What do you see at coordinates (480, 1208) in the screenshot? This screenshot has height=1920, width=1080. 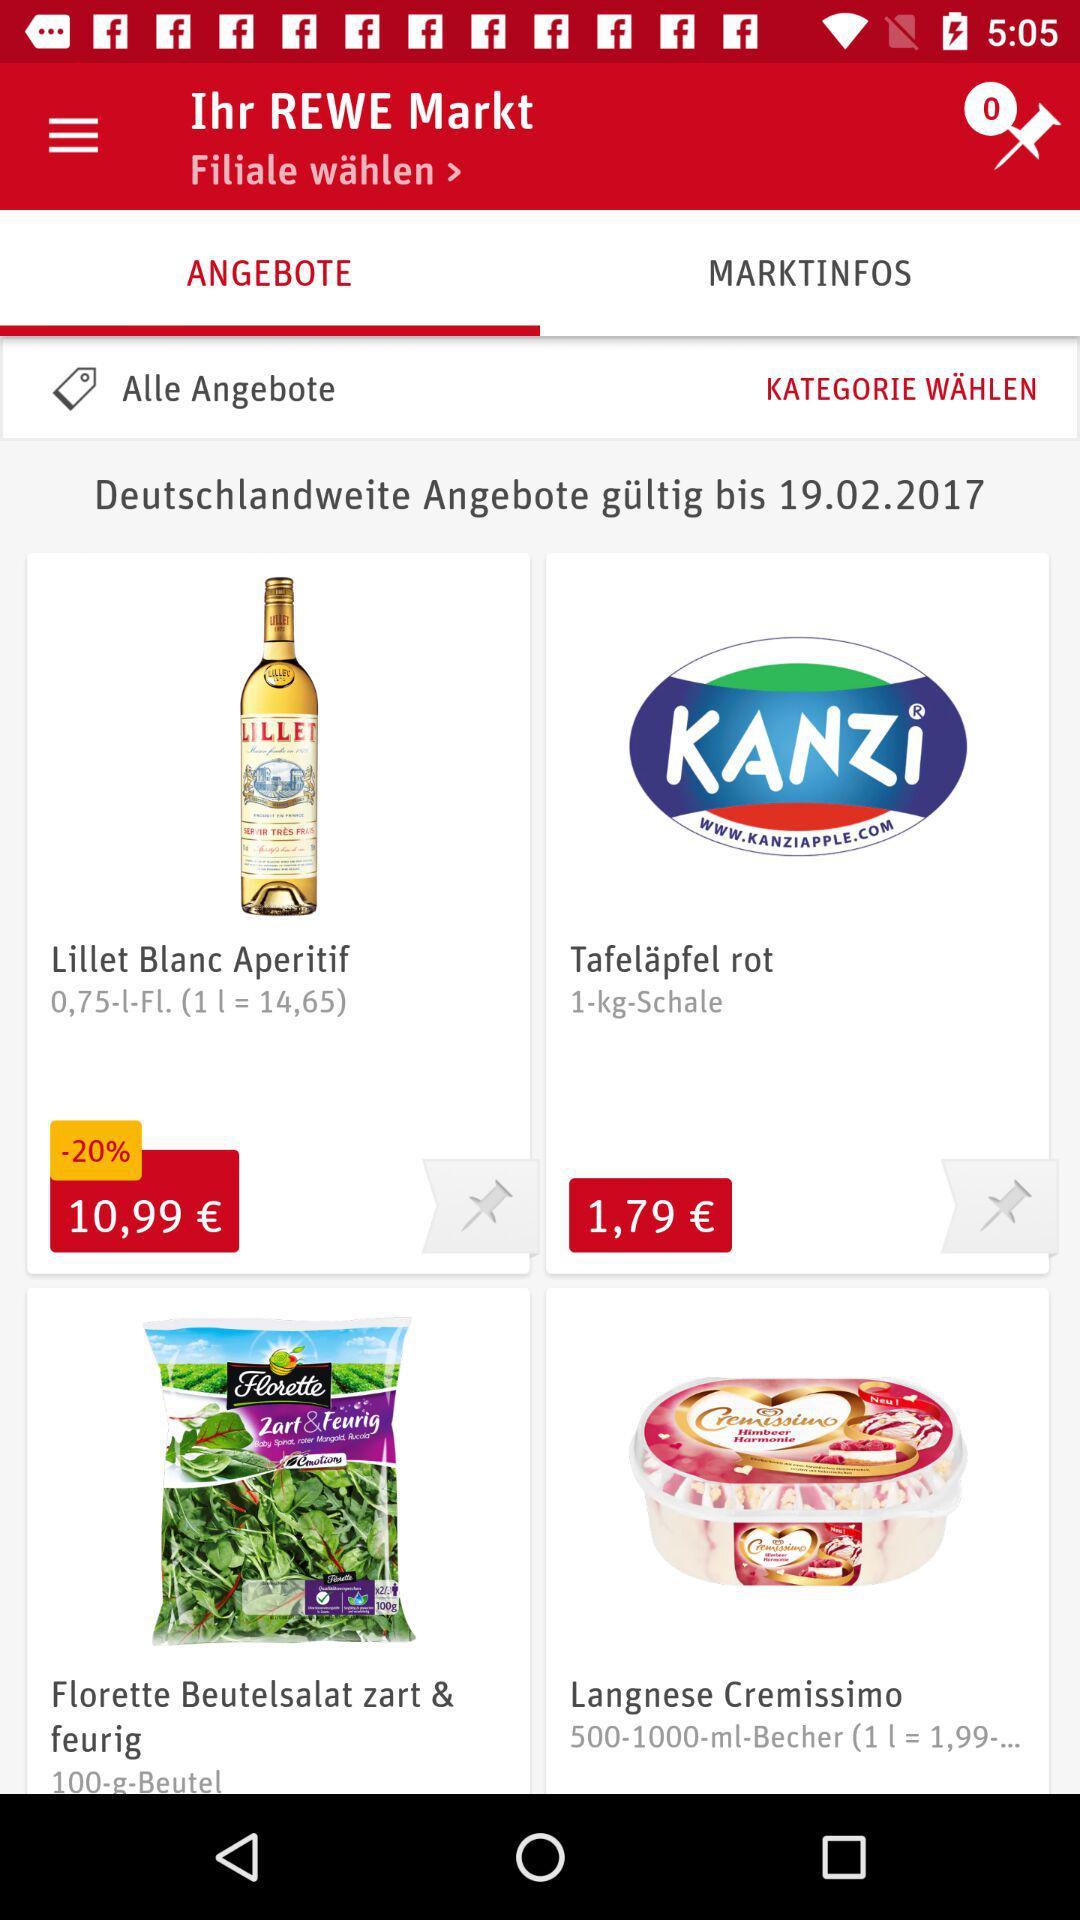 I see `pin this` at bounding box center [480, 1208].